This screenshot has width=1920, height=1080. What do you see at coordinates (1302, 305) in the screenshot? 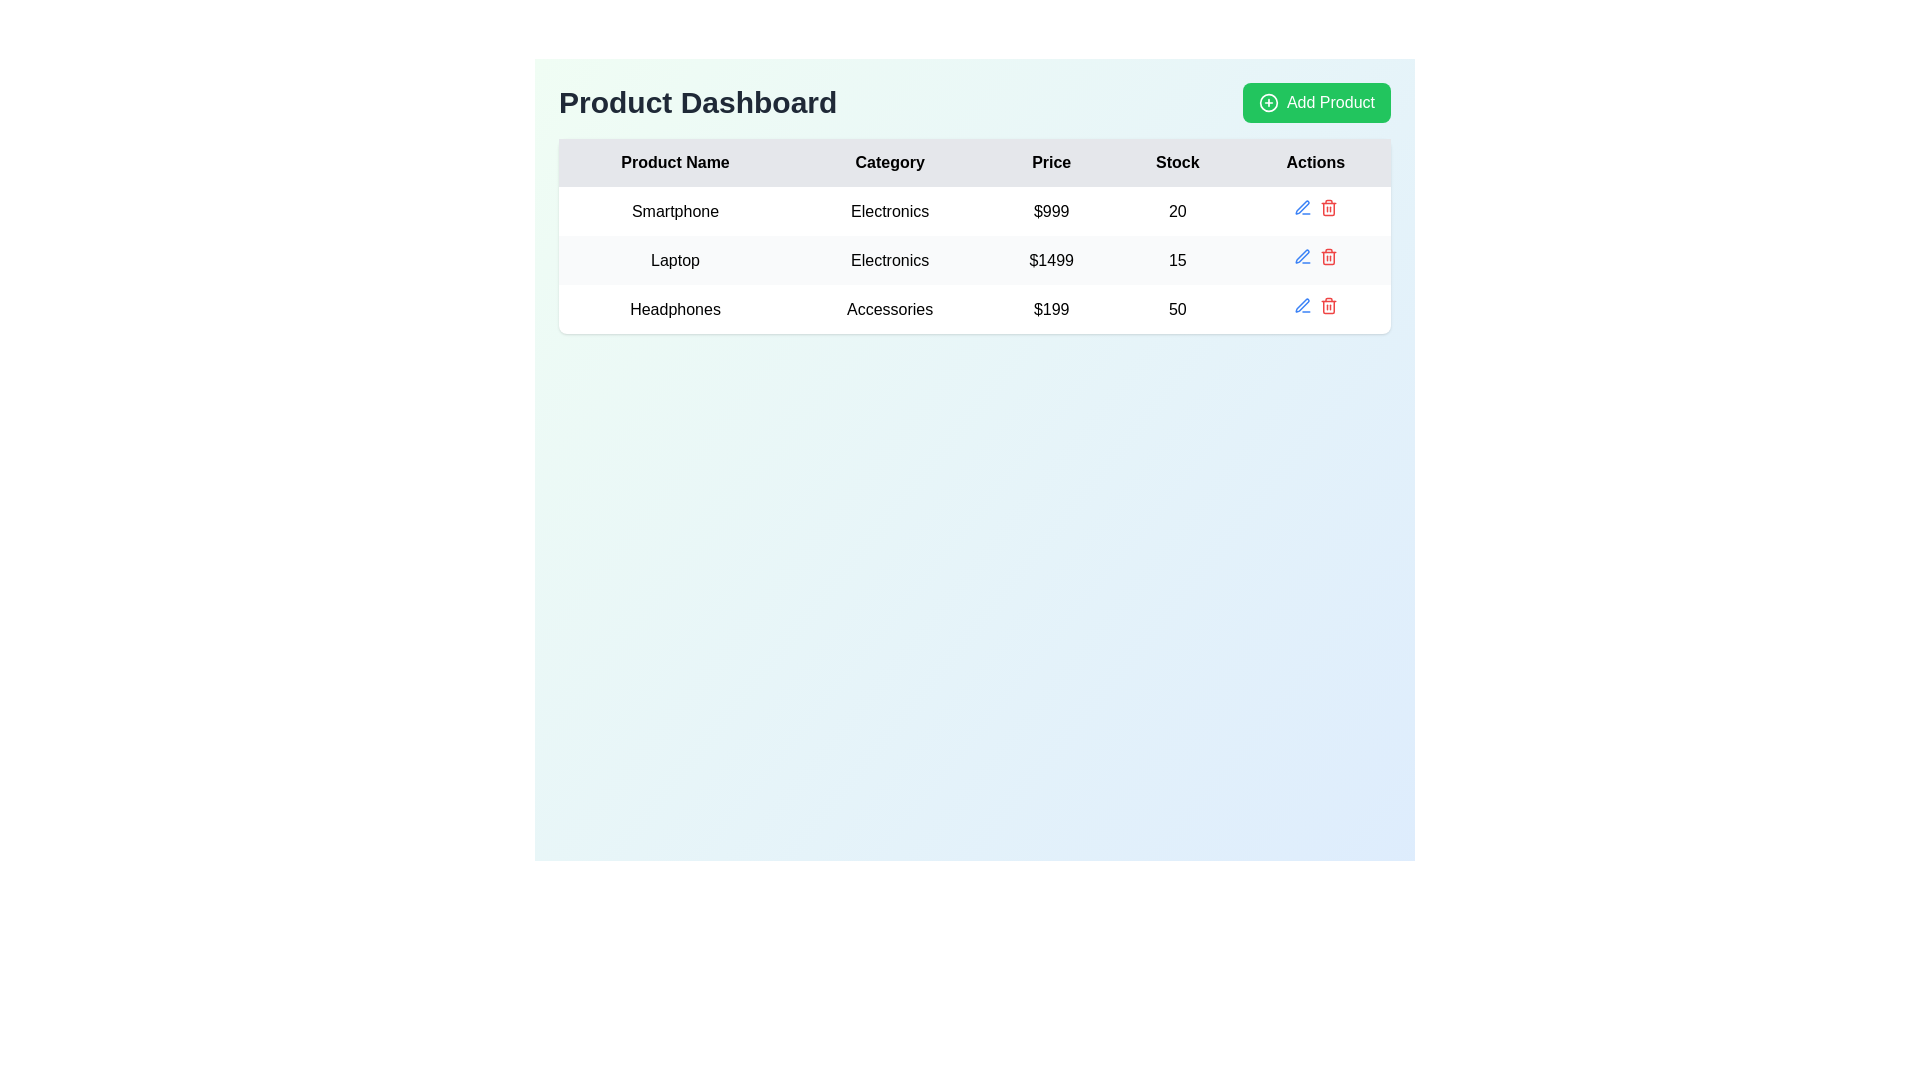
I see `the pen icon button located in the 'Actions' column of the first row of the table, which is styled with a blue color` at bounding box center [1302, 305].